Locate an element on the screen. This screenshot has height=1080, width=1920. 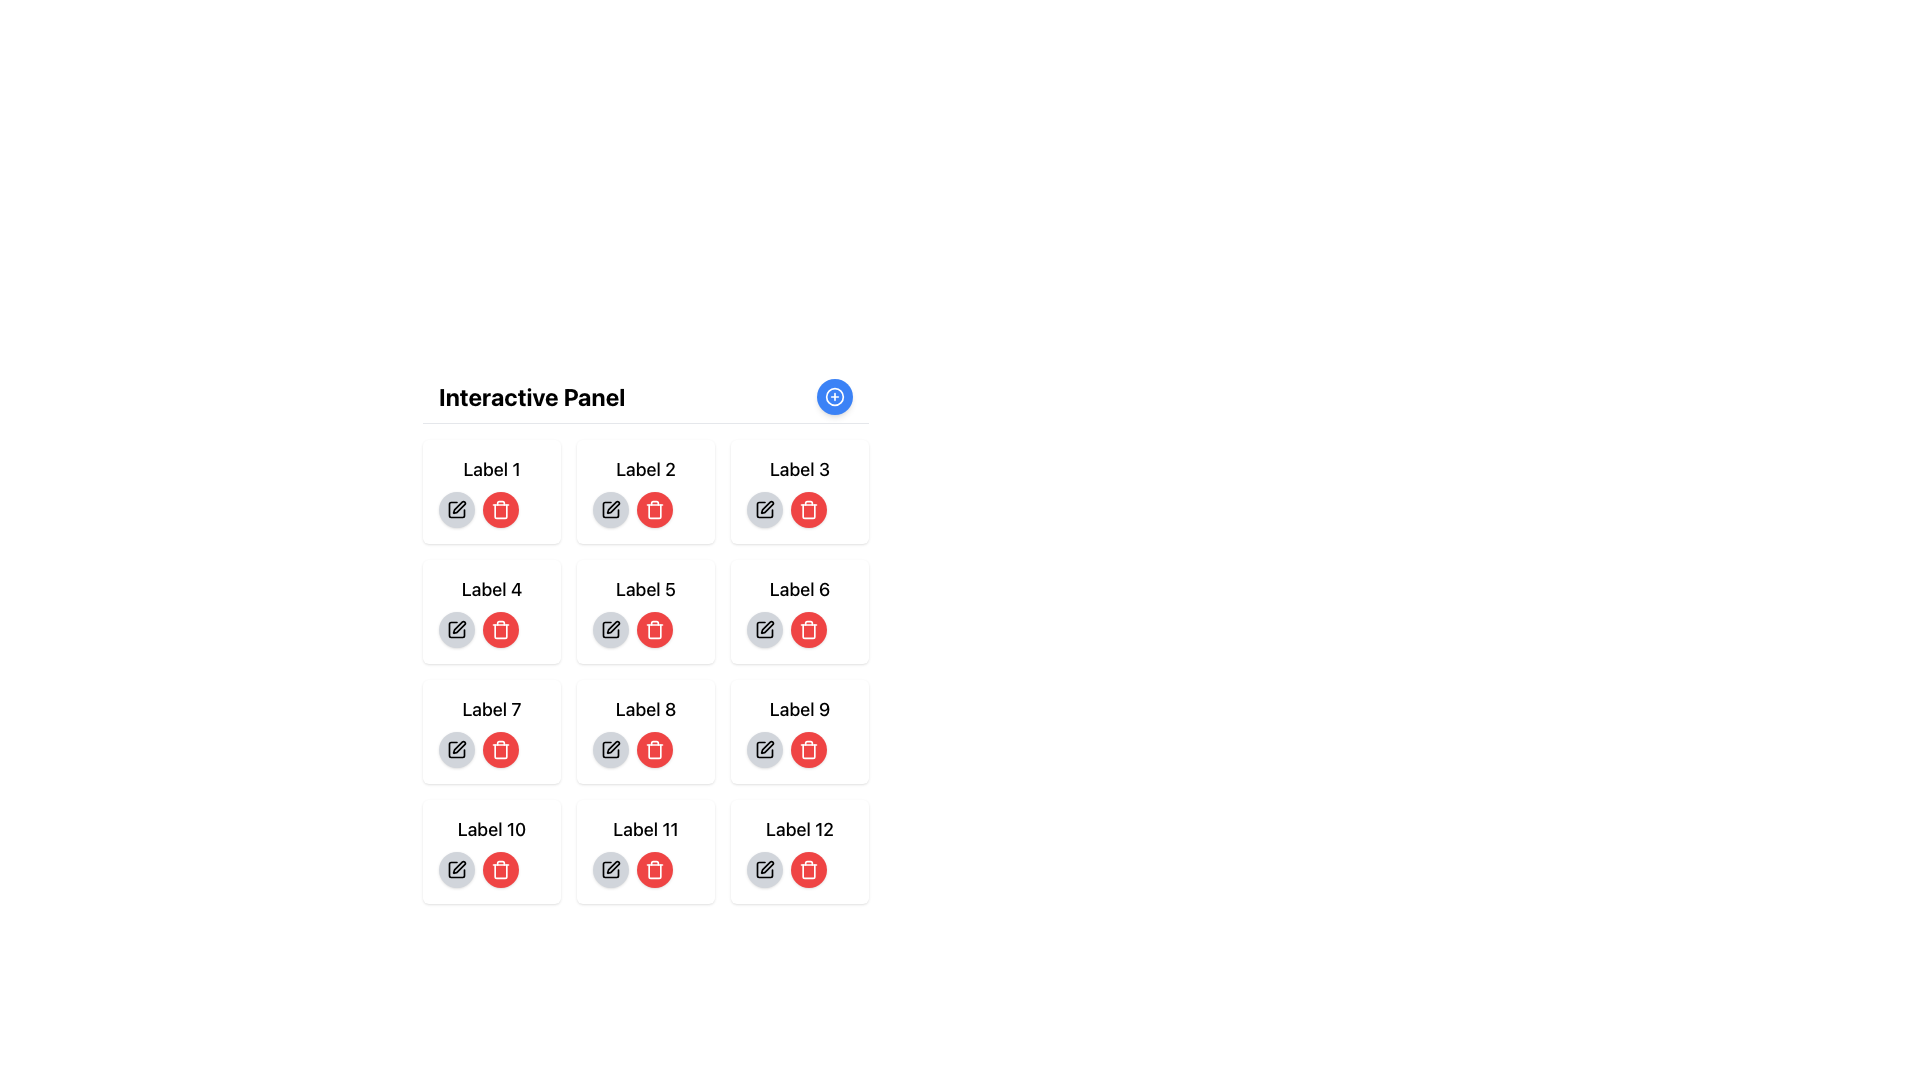
the edit button associated with 'Label 10' located in the bottom-left corner of the grid layout to initiate the edit action is located at coordinates (455, 869).